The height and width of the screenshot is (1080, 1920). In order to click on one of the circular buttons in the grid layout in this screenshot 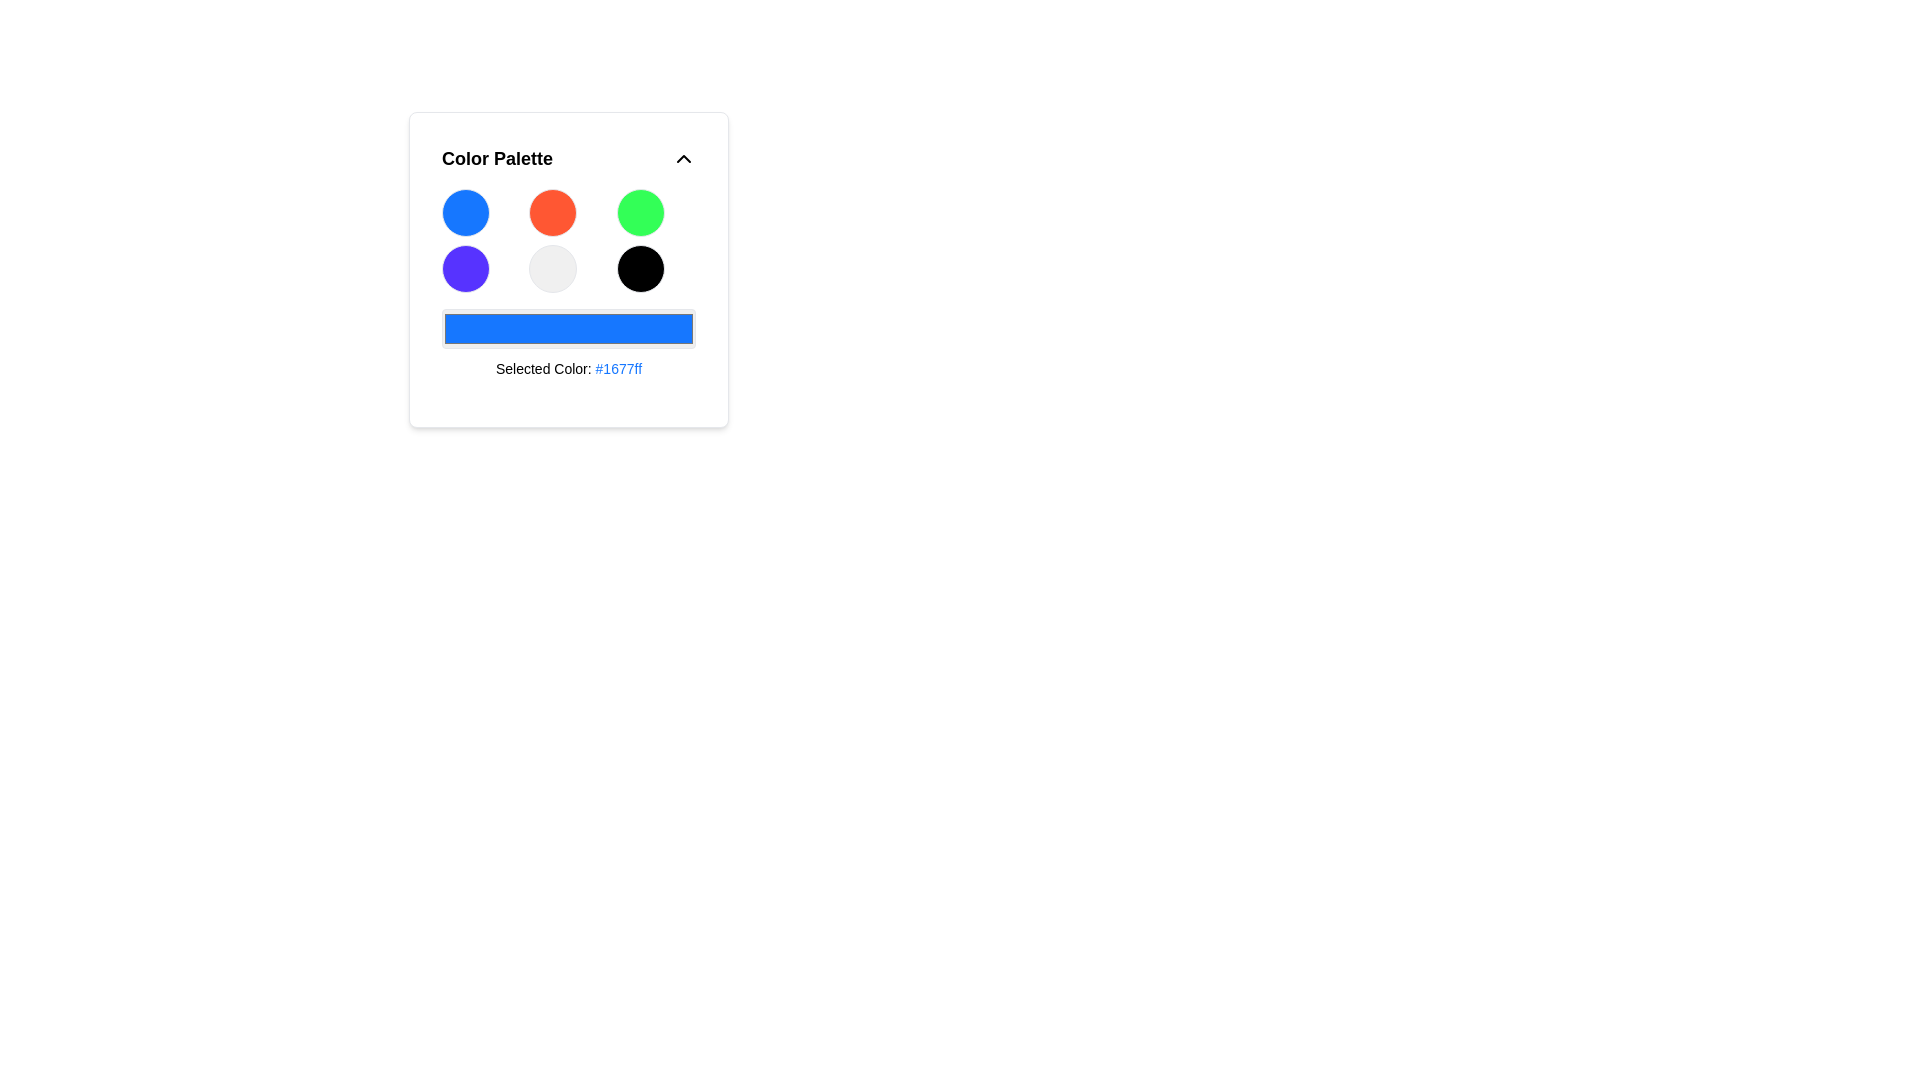, I will do `click(568, 239)`.